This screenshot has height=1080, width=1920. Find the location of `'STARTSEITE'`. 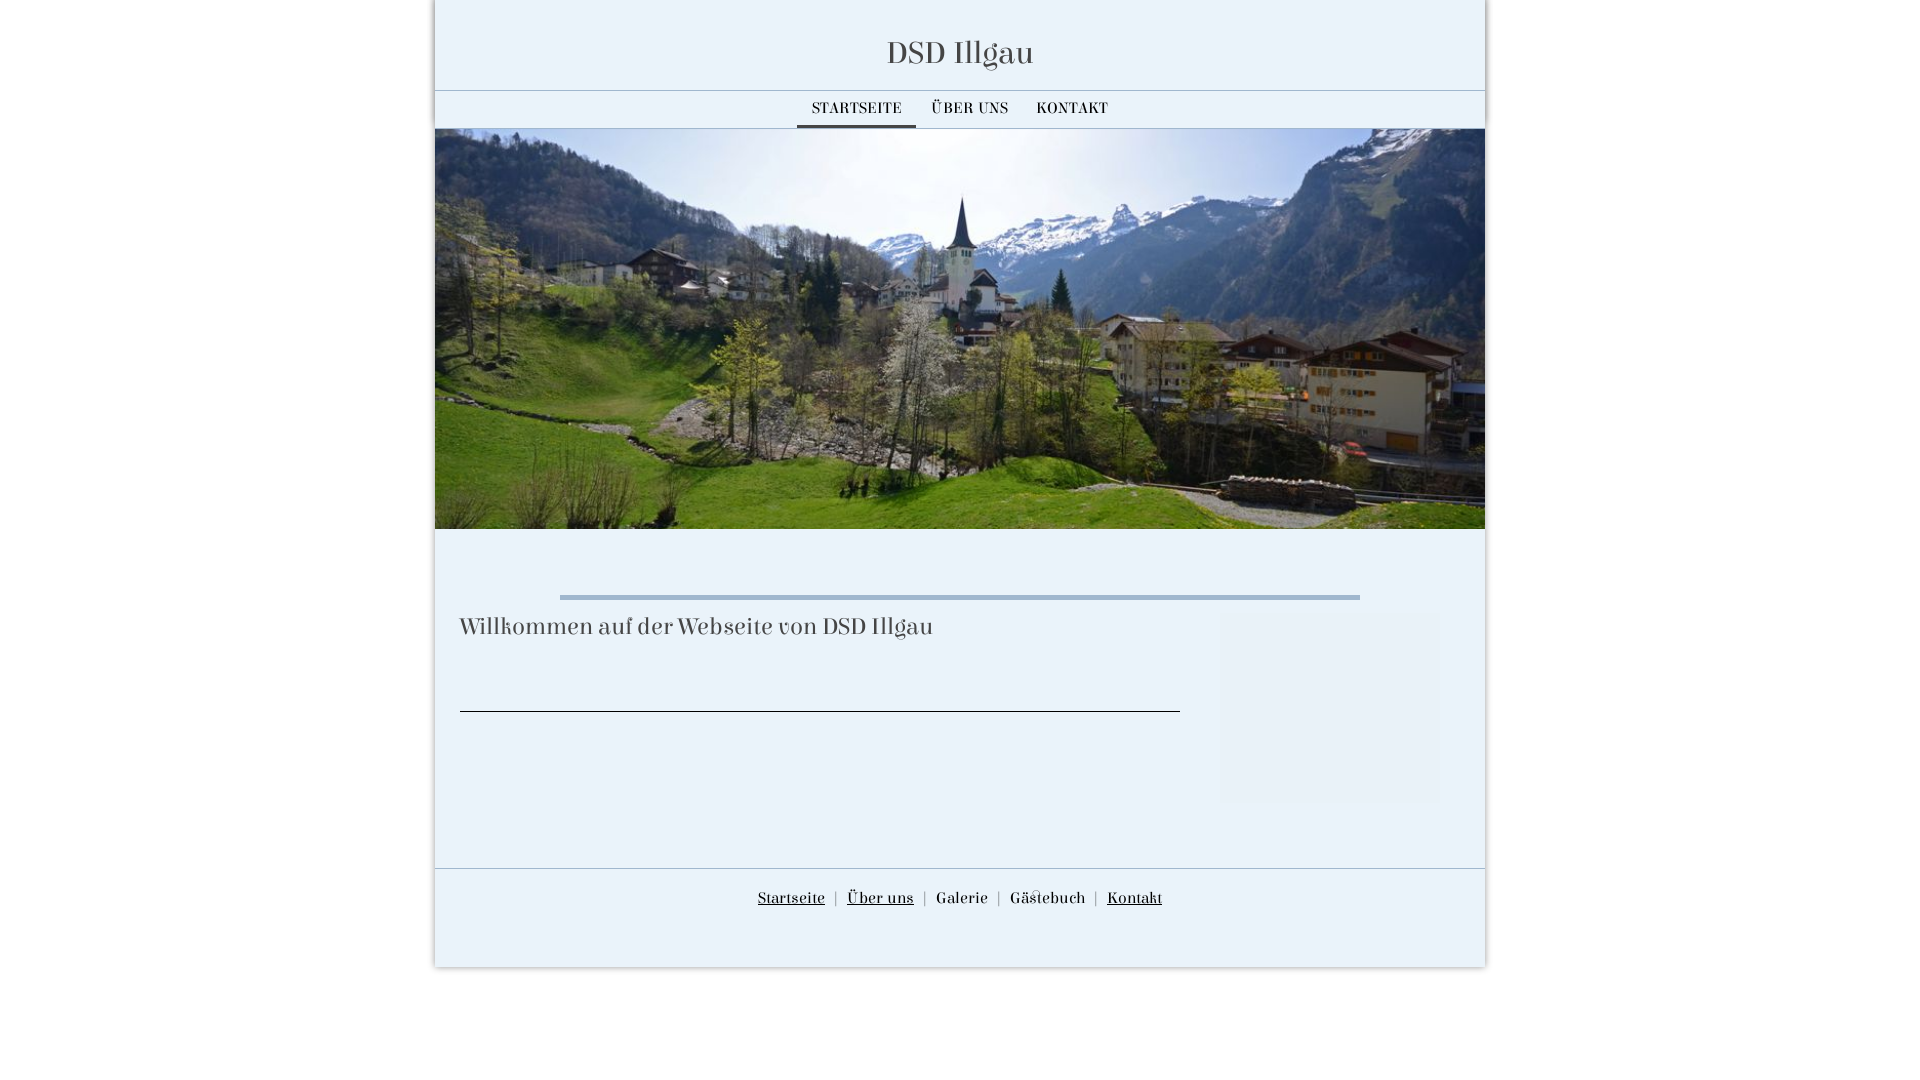

'STARTSEITE' is located at coordinates (856, 108).